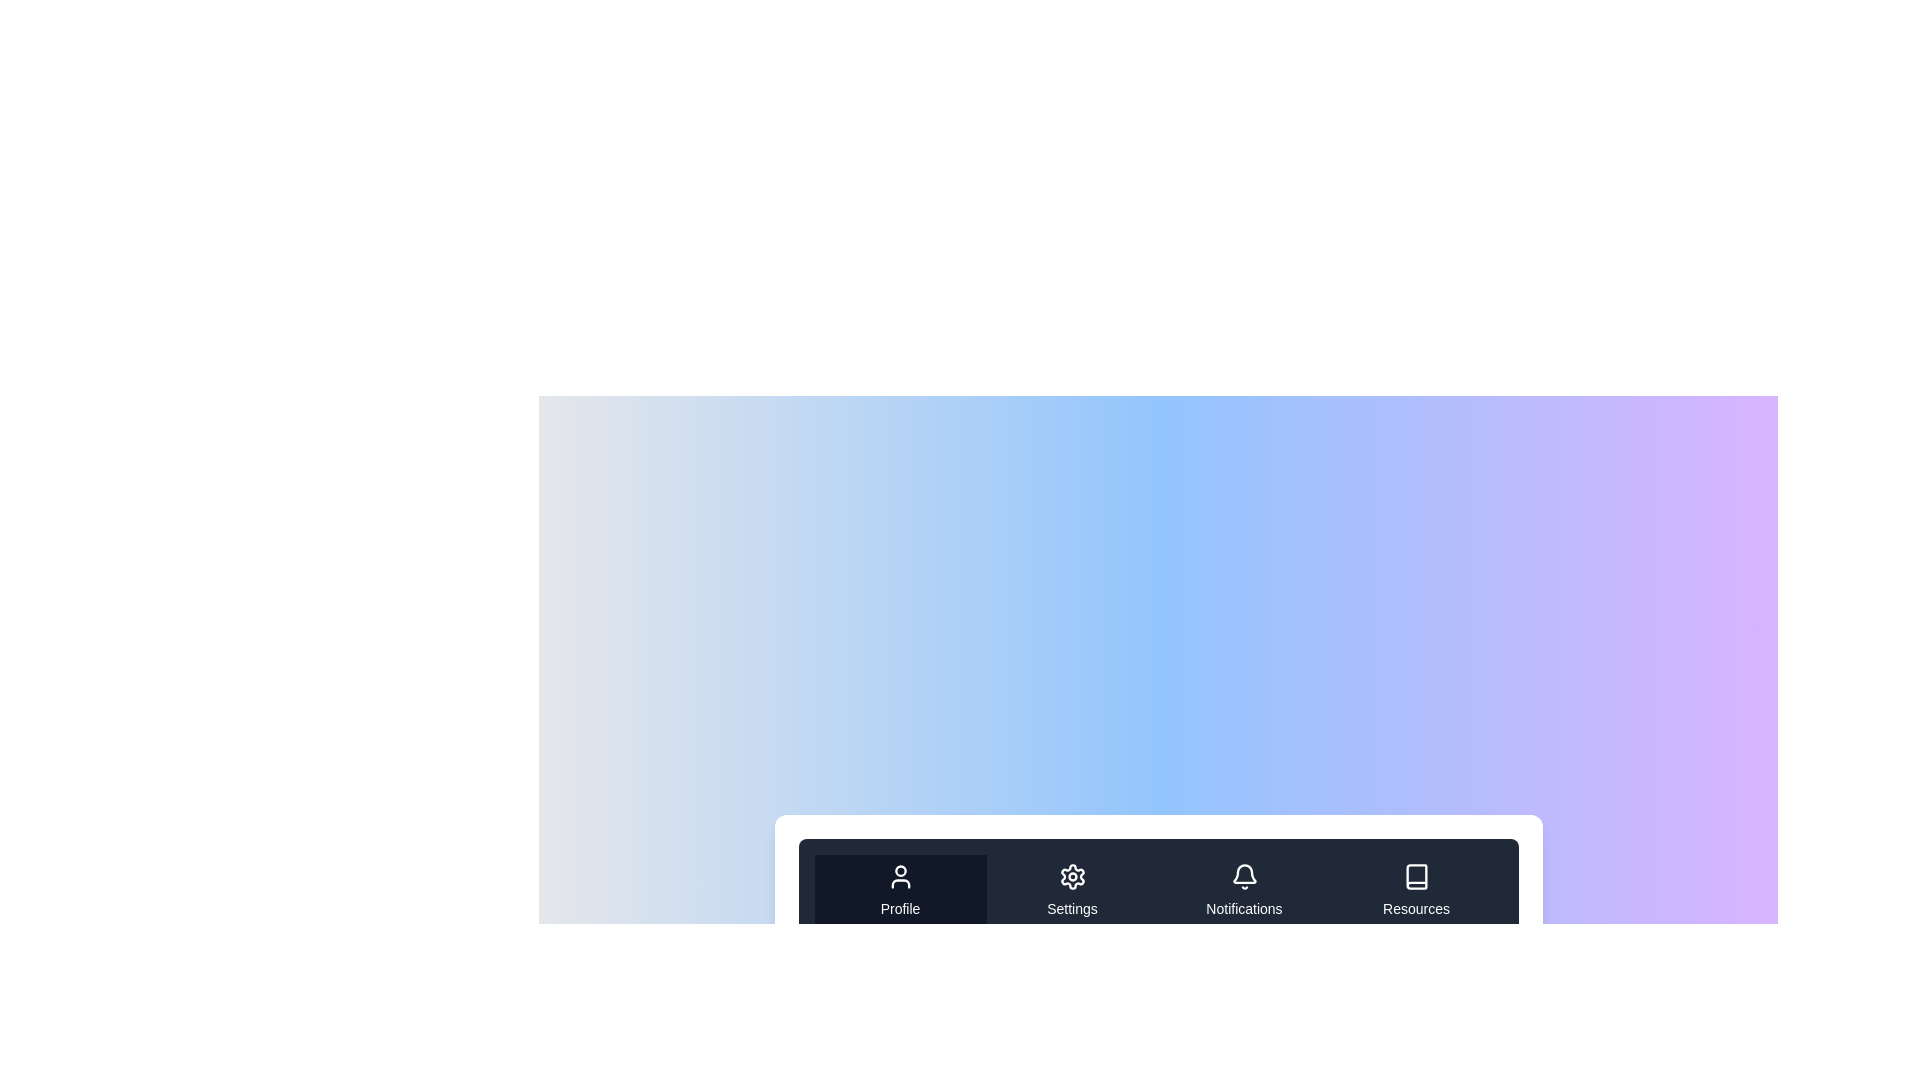 The height and width of the screenshot is (1080, 1920). Describe the element at coordinates (1243, 890) in the screenshot. I see `the tab labeled Notifications to navigate to its content` at that location.